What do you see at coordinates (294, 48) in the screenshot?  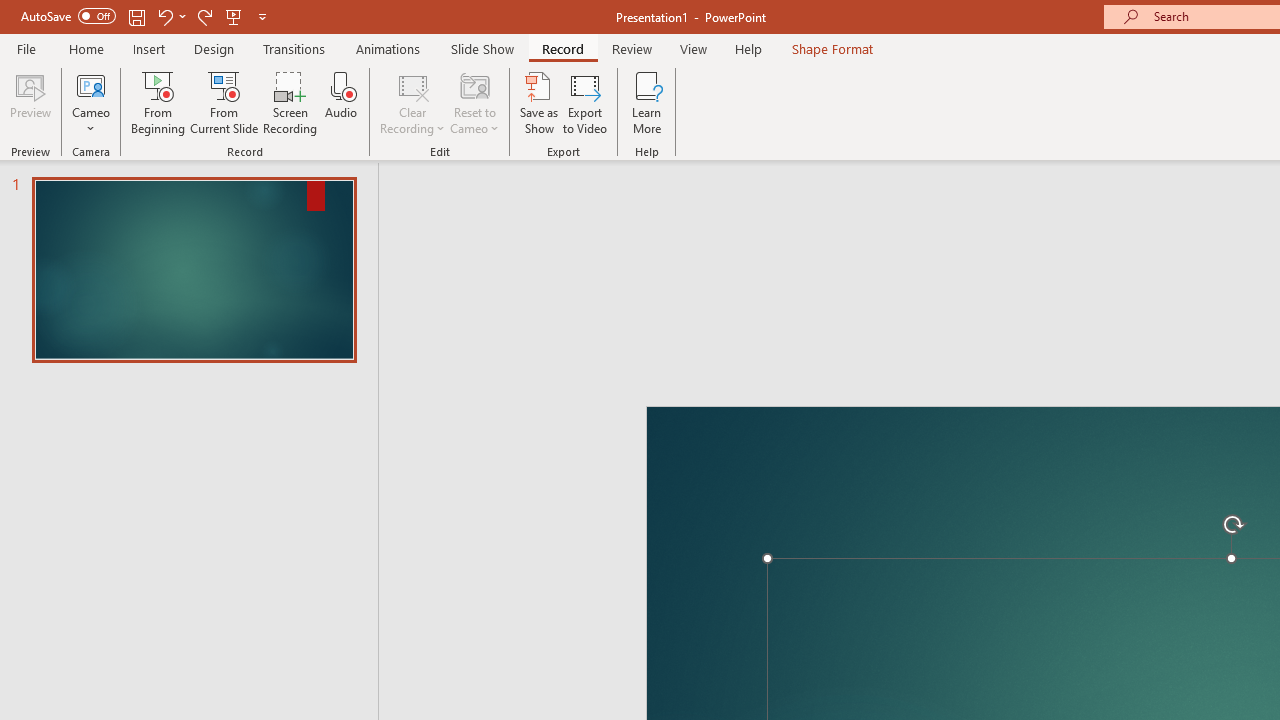 I see `'Transitions'` at bounding box center [294, 48].